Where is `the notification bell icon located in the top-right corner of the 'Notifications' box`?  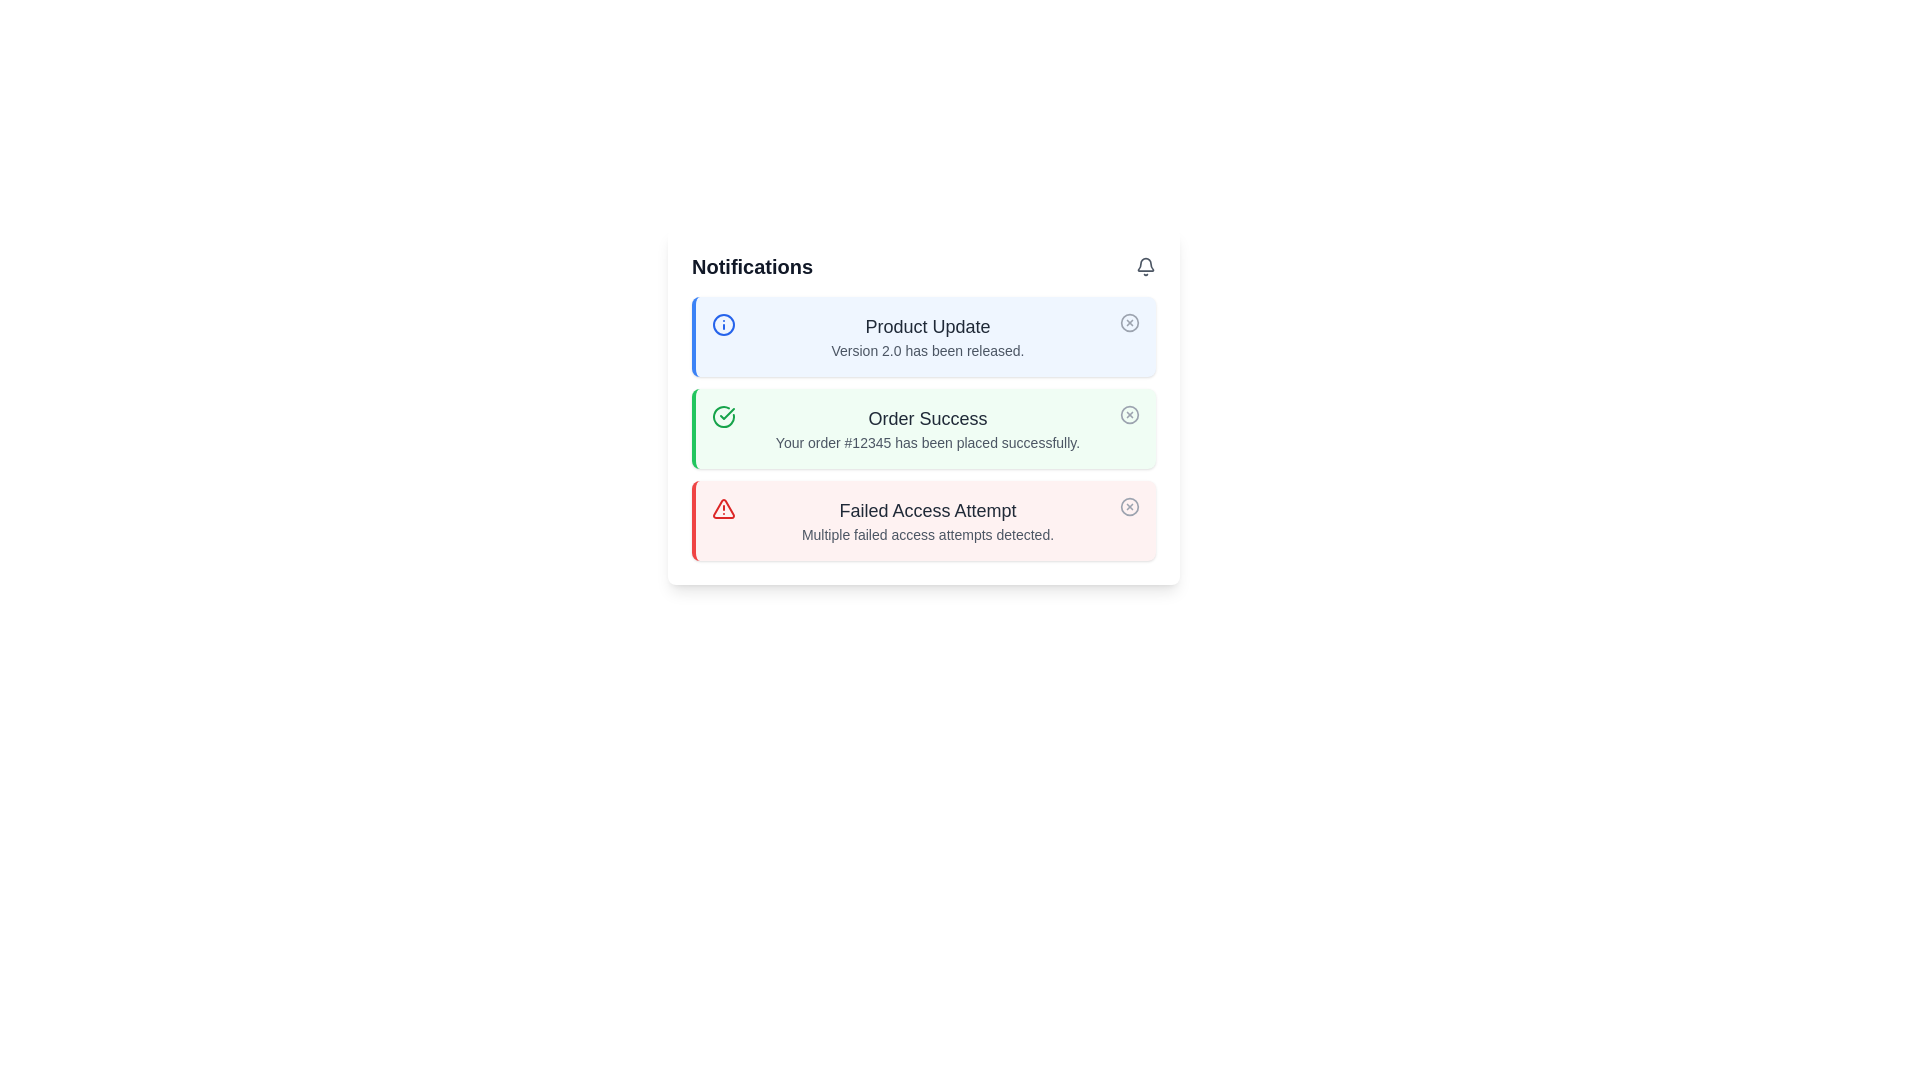 the notification bell icon located in the top-right corner of the 'Notifications' box is located at coordinates (1146, 265).